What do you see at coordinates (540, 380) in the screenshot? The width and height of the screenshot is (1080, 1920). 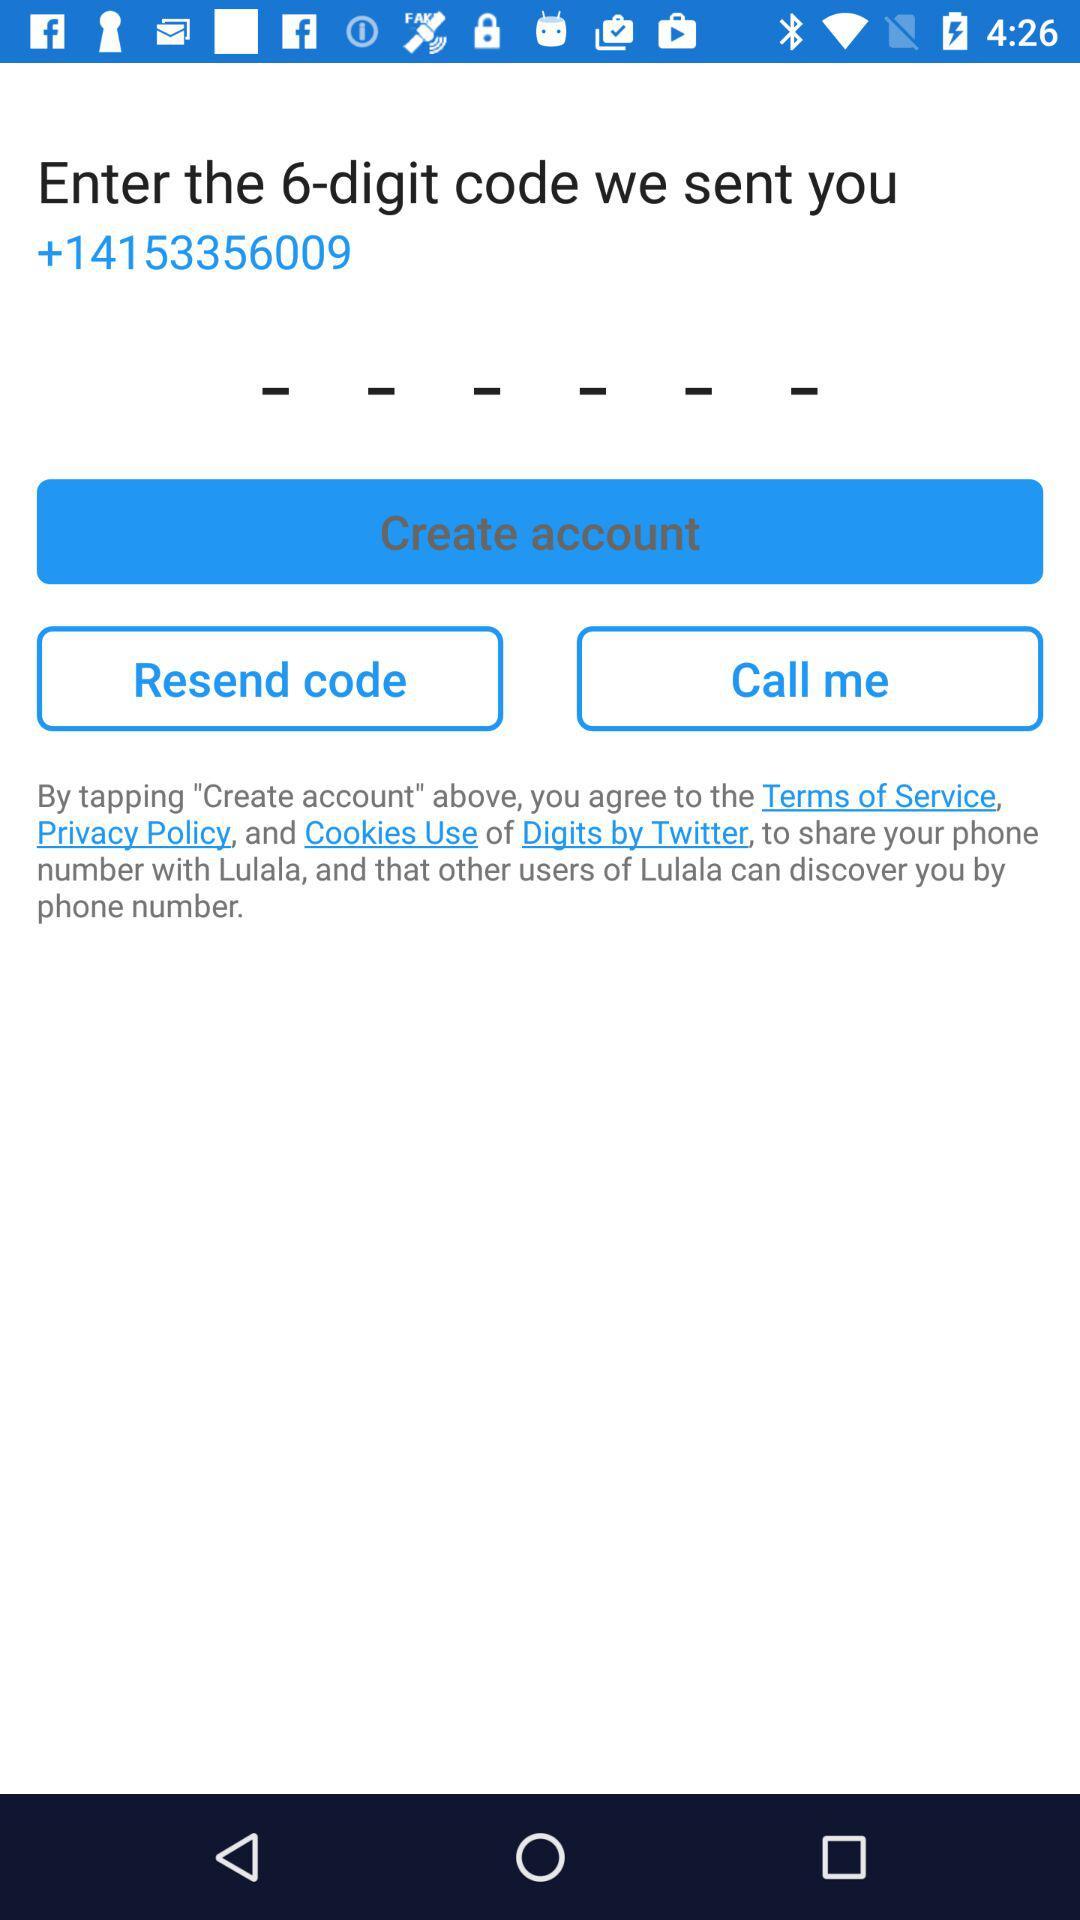 I see `app above the create account item` at bounding box center [540, 380].